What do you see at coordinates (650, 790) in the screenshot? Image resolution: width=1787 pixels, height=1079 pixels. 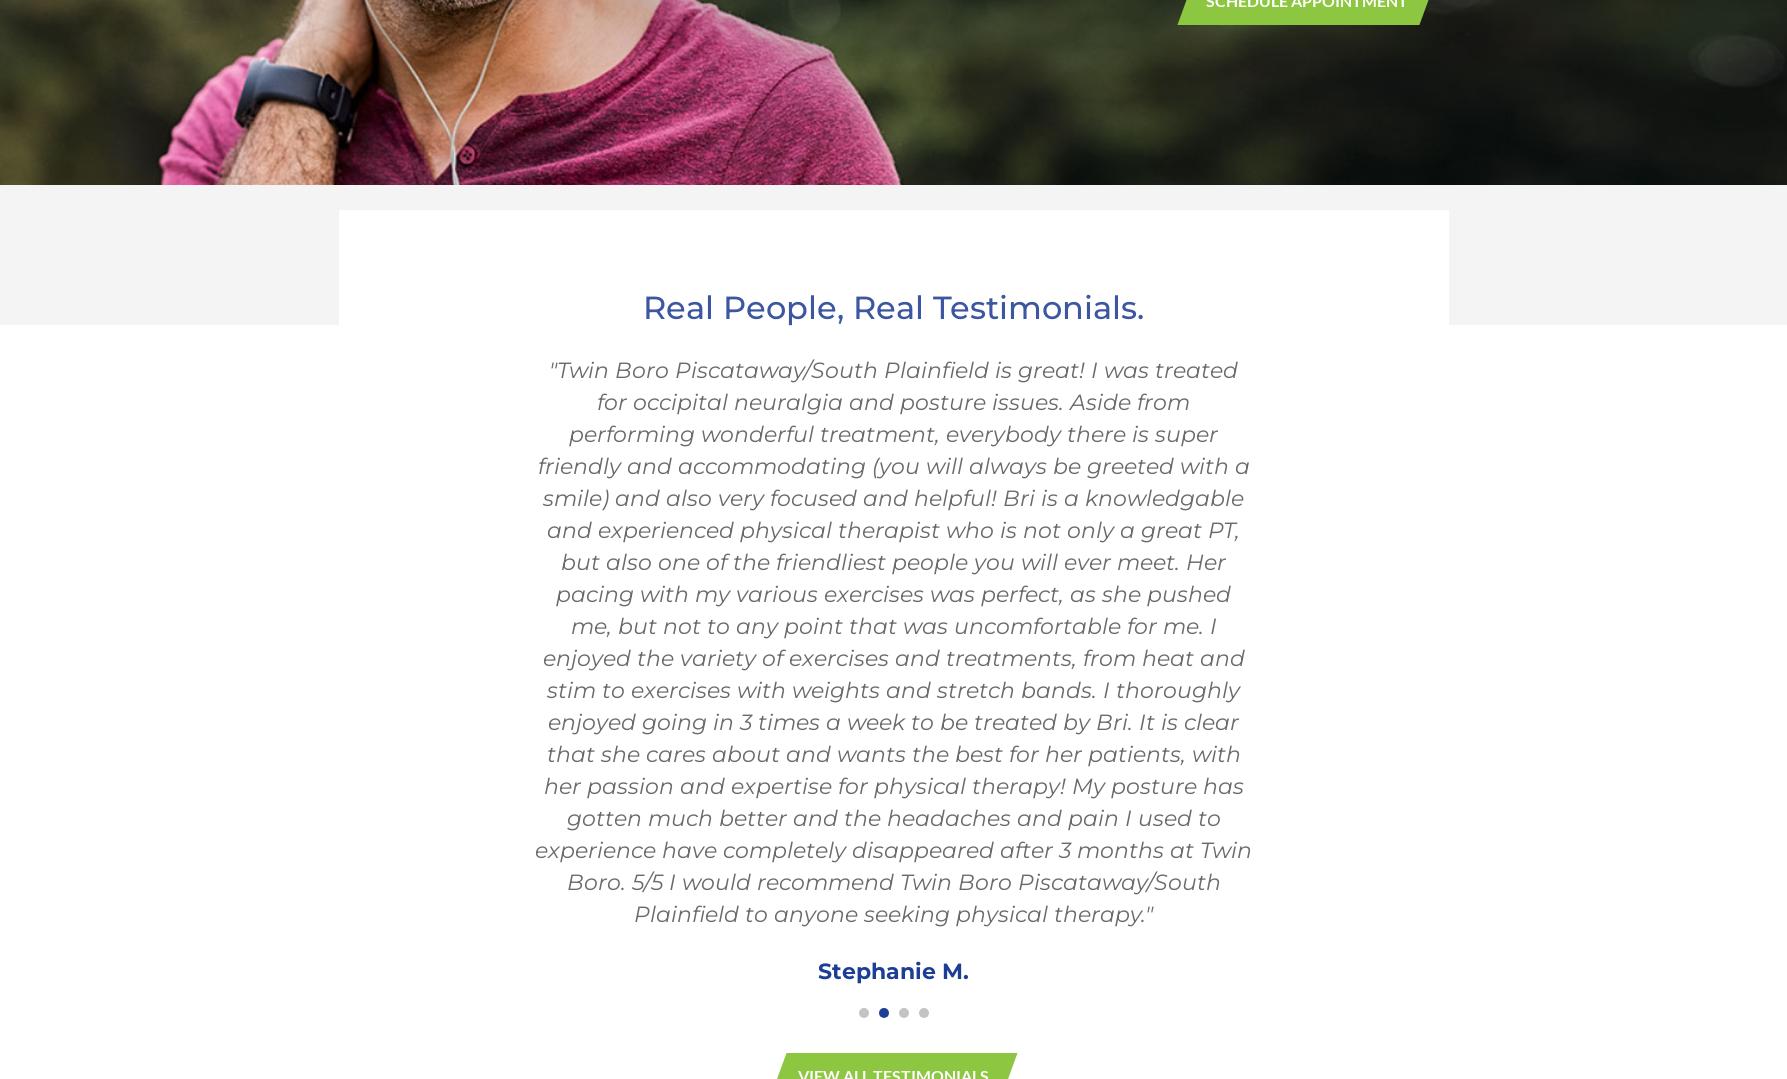 I see `'We have'` at bounding box center [650, 790].